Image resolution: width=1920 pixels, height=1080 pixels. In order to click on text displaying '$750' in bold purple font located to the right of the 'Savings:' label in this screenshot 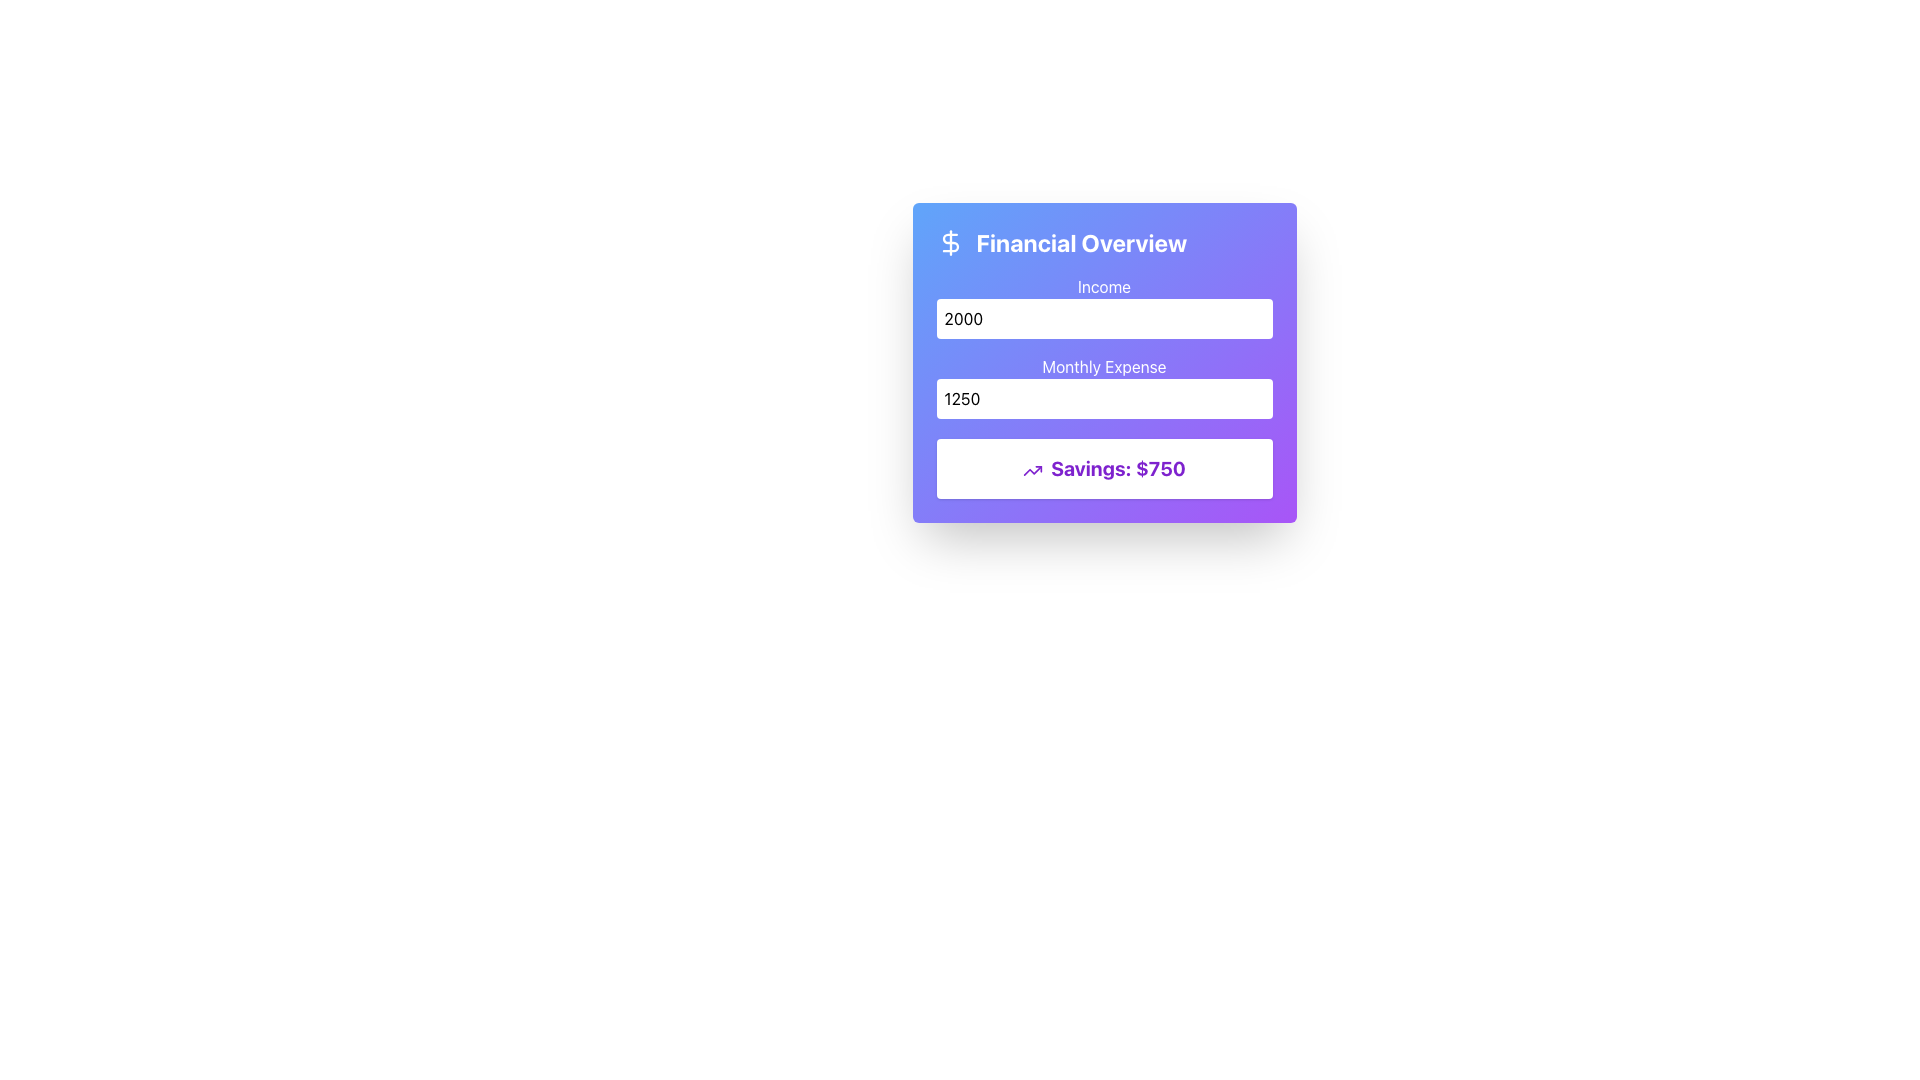, I will do `click(1160, 468)`.